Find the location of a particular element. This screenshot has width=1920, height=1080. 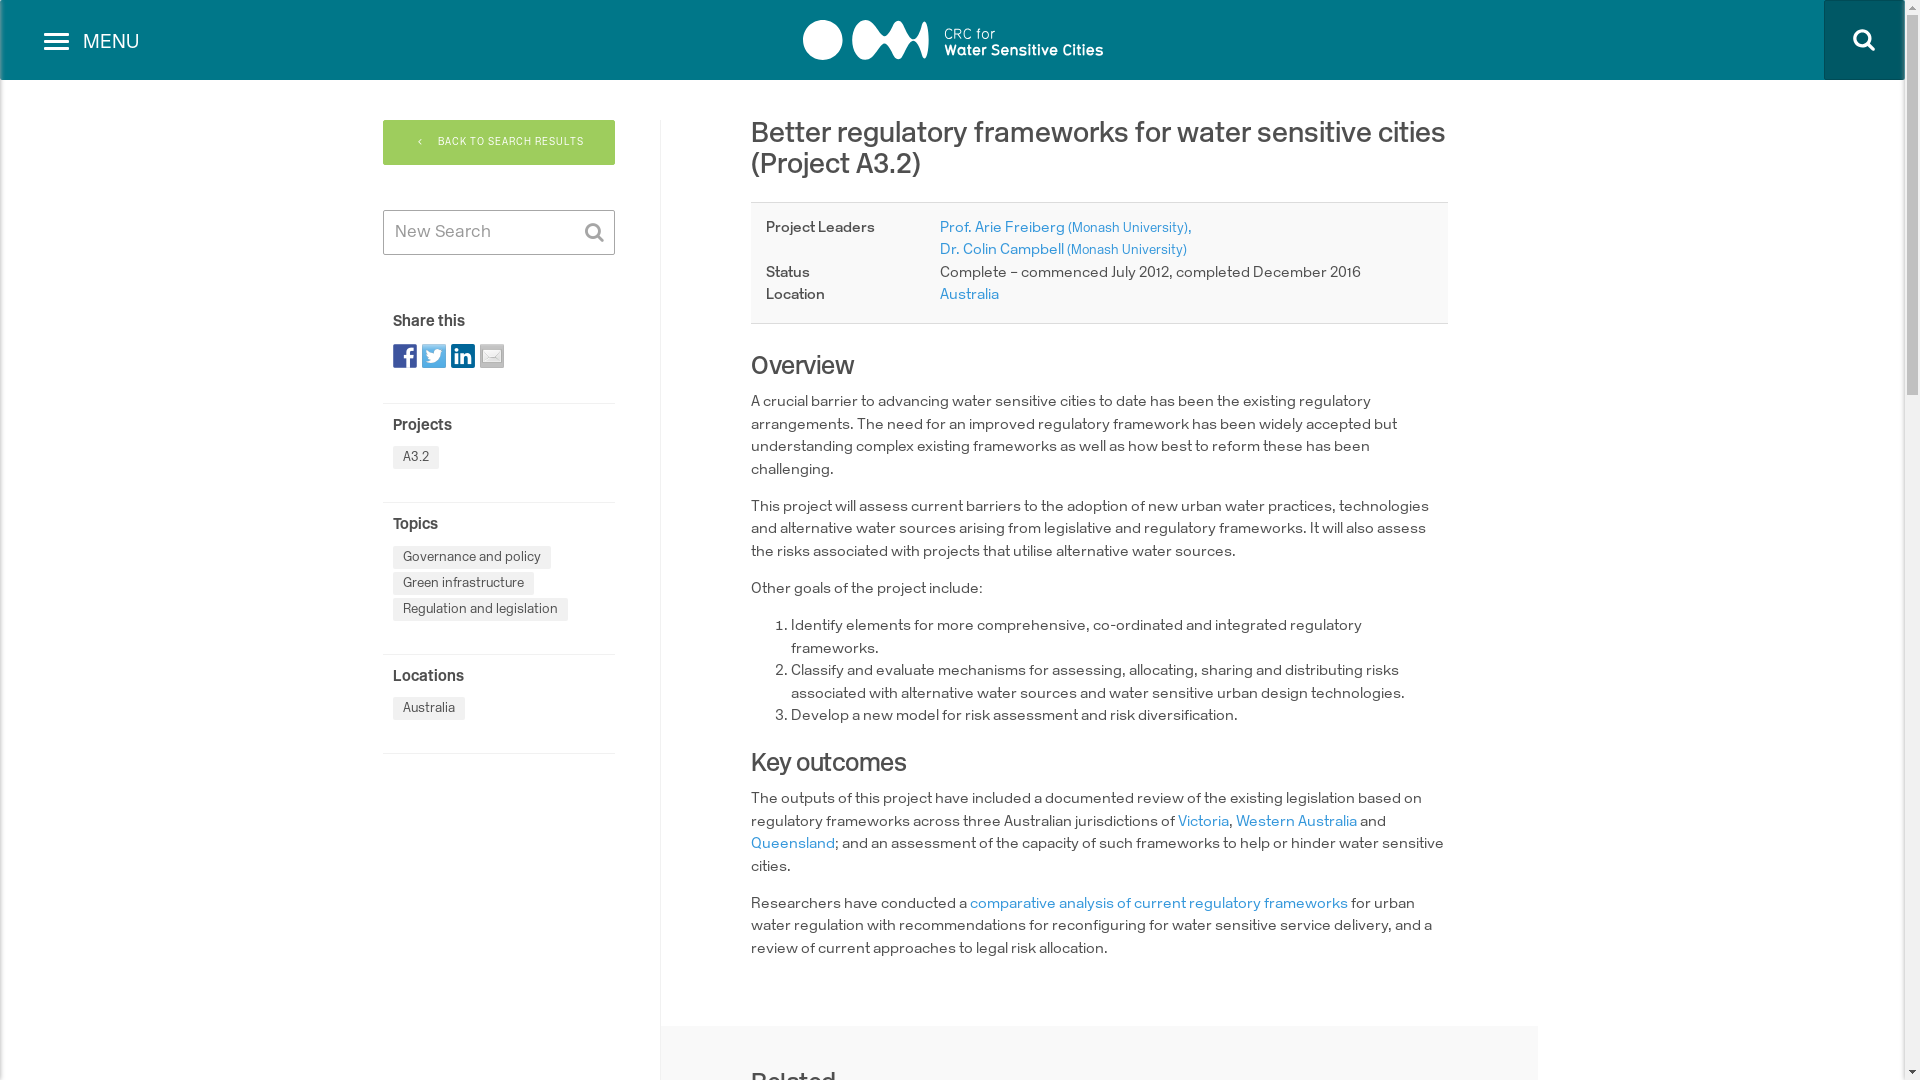

'comparative analysis of current regulatory frameworks' is located at coordinates (1158, 904).